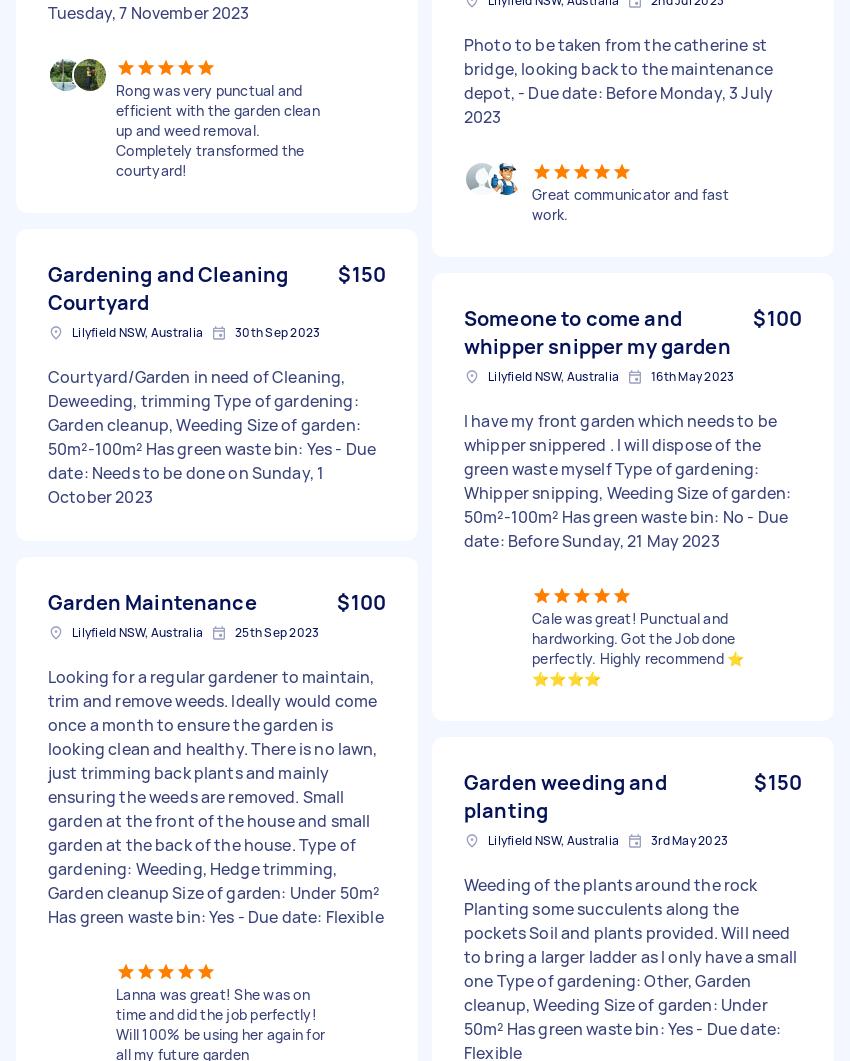  Describe the element at coordinates (151, 601) in the screenshot. I see `'Garden Maintenance'` at that location.